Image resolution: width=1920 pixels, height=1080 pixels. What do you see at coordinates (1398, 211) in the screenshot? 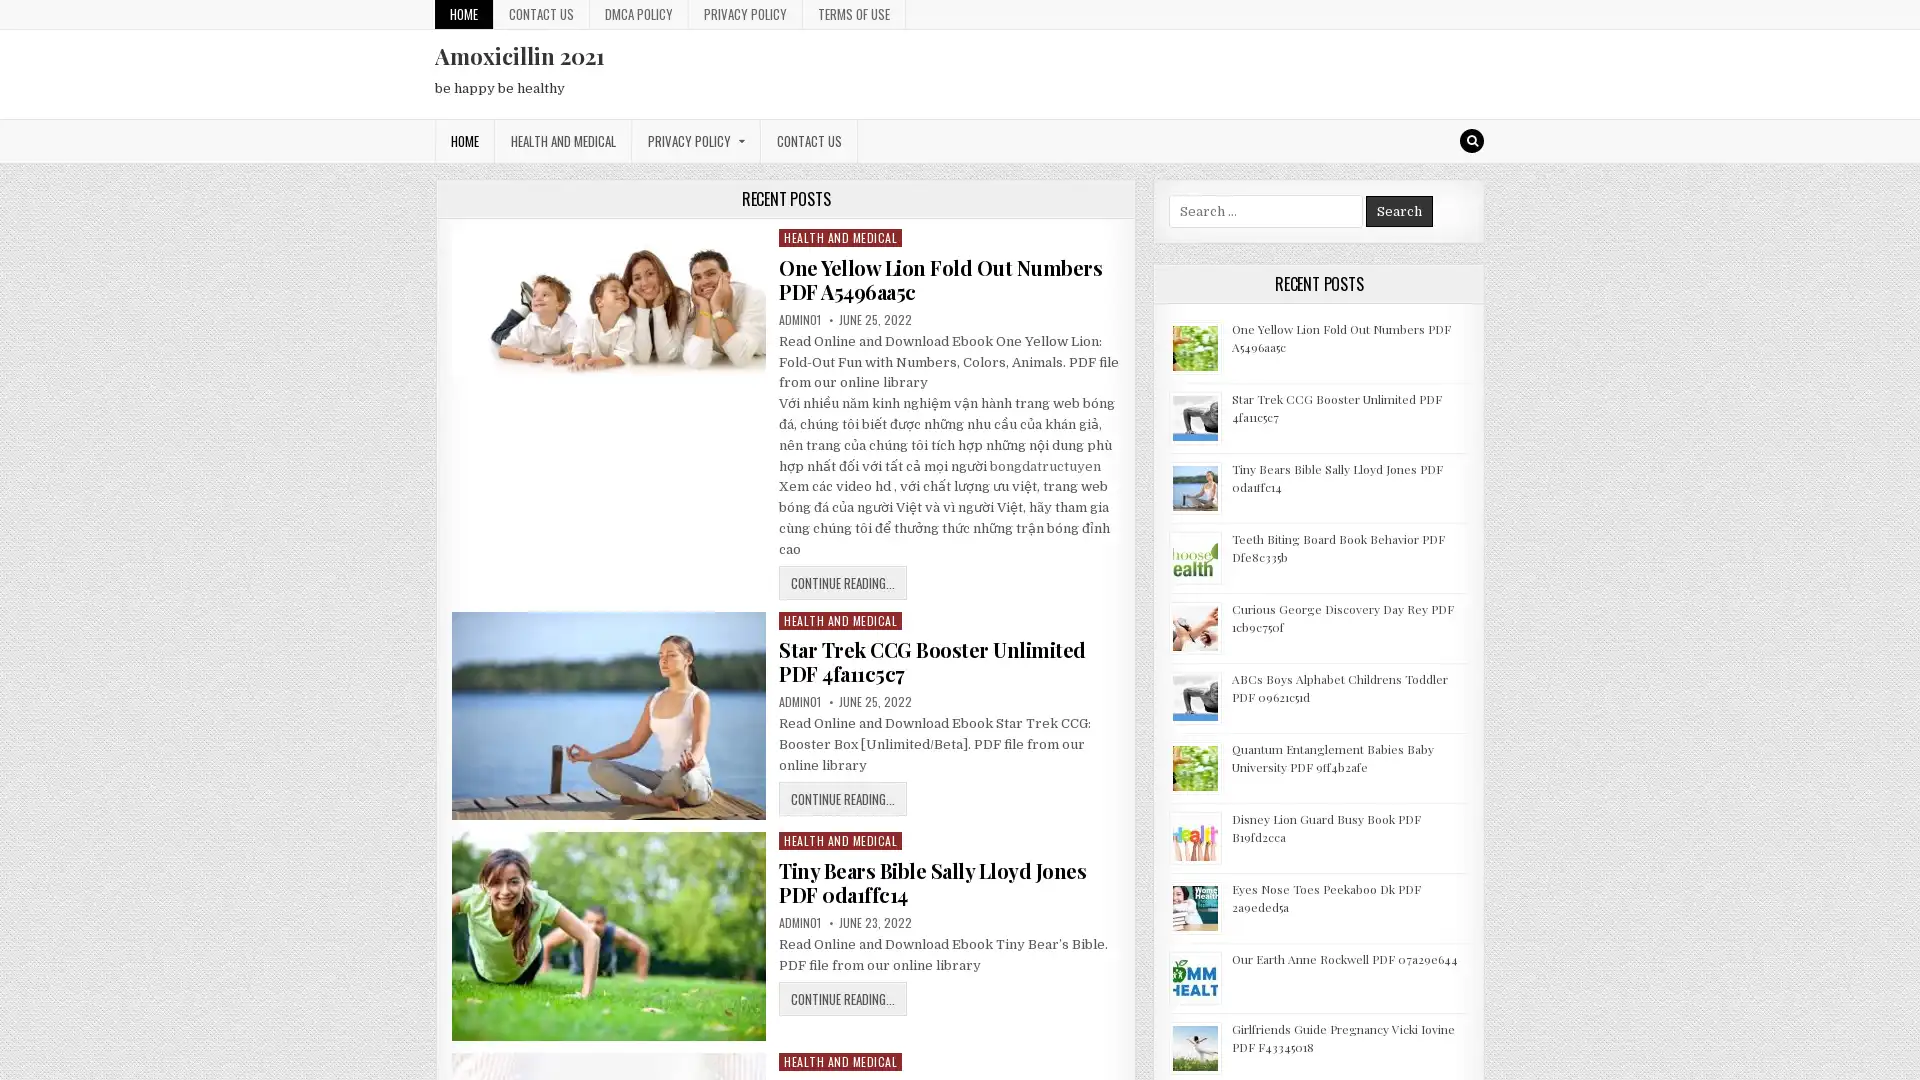
I see `Search` at bounding box center [1398, 211].